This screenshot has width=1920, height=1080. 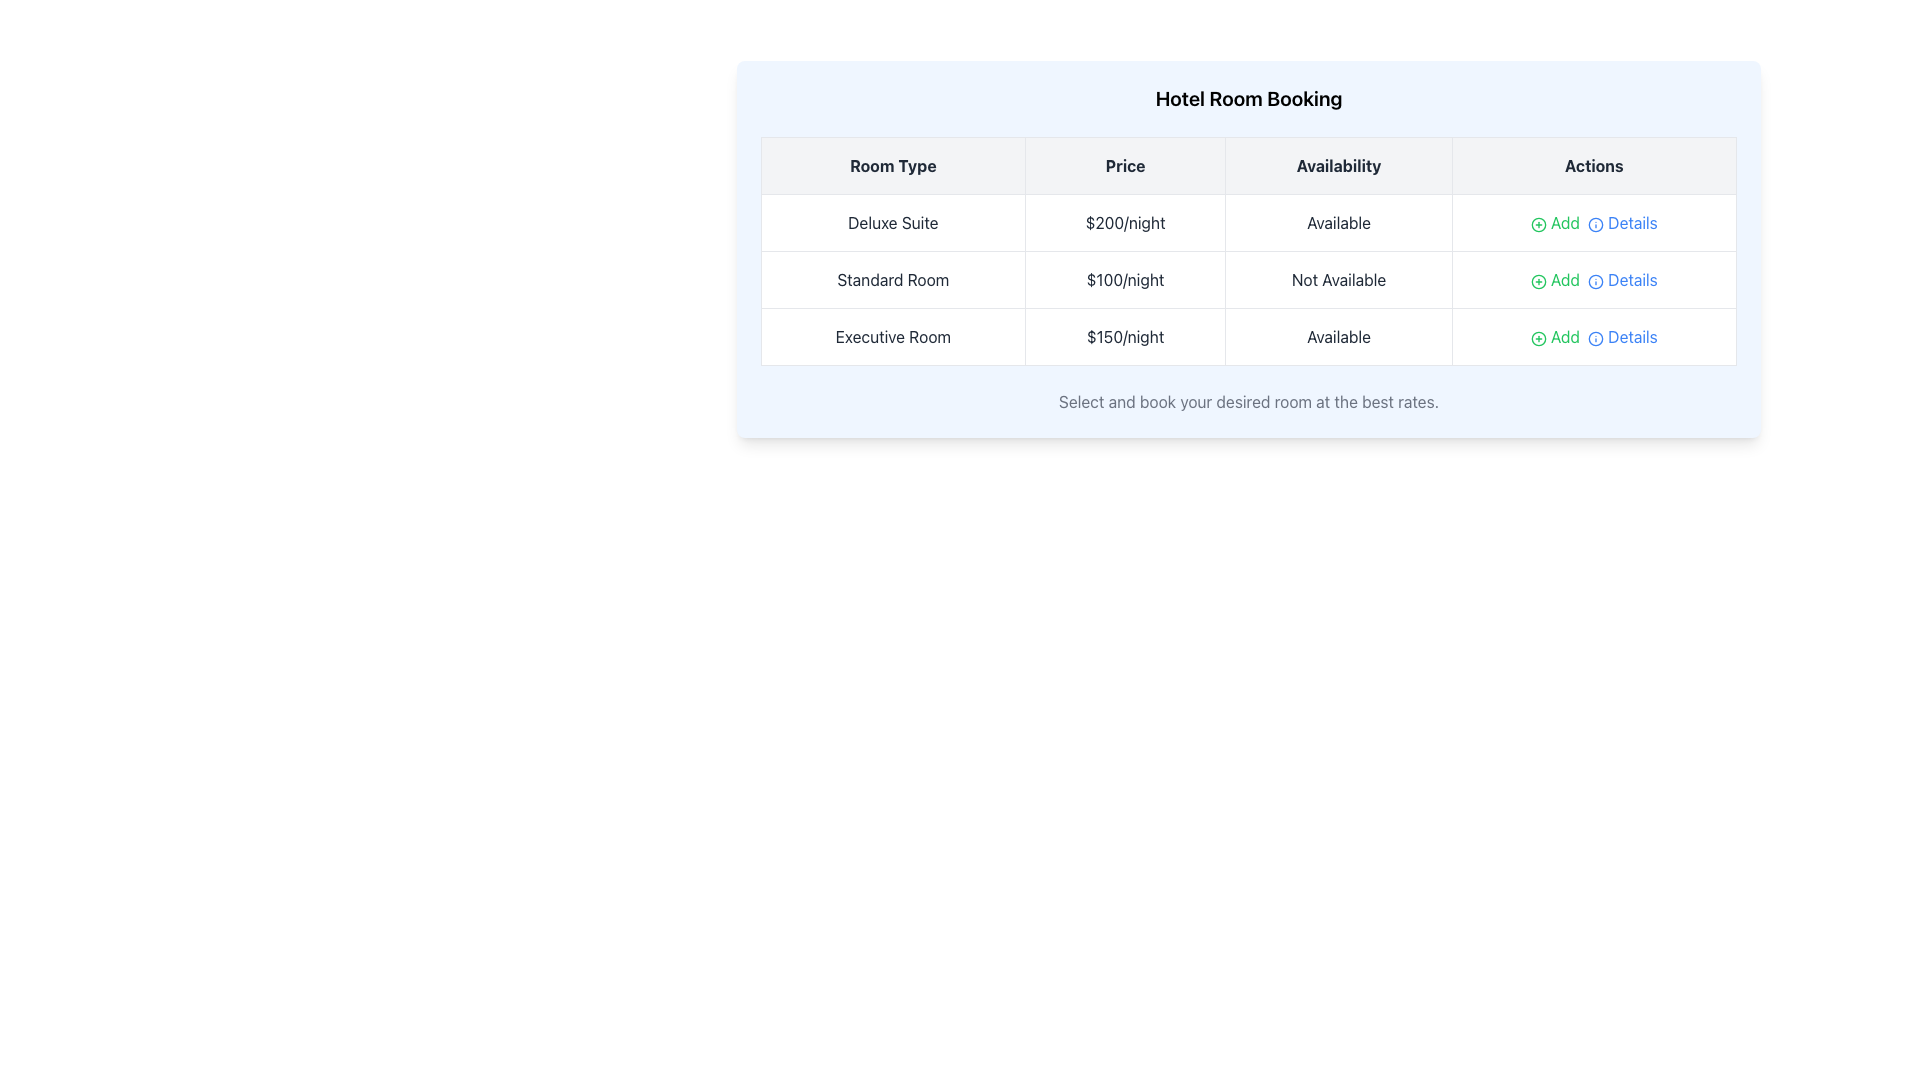 What do you see at coordinates (892, 280) in the screenshot?
I see `the 'Standard Room' Text Label, which describes the type of hotel room in the corresponding row of the table` at bounding box center [892, 280].